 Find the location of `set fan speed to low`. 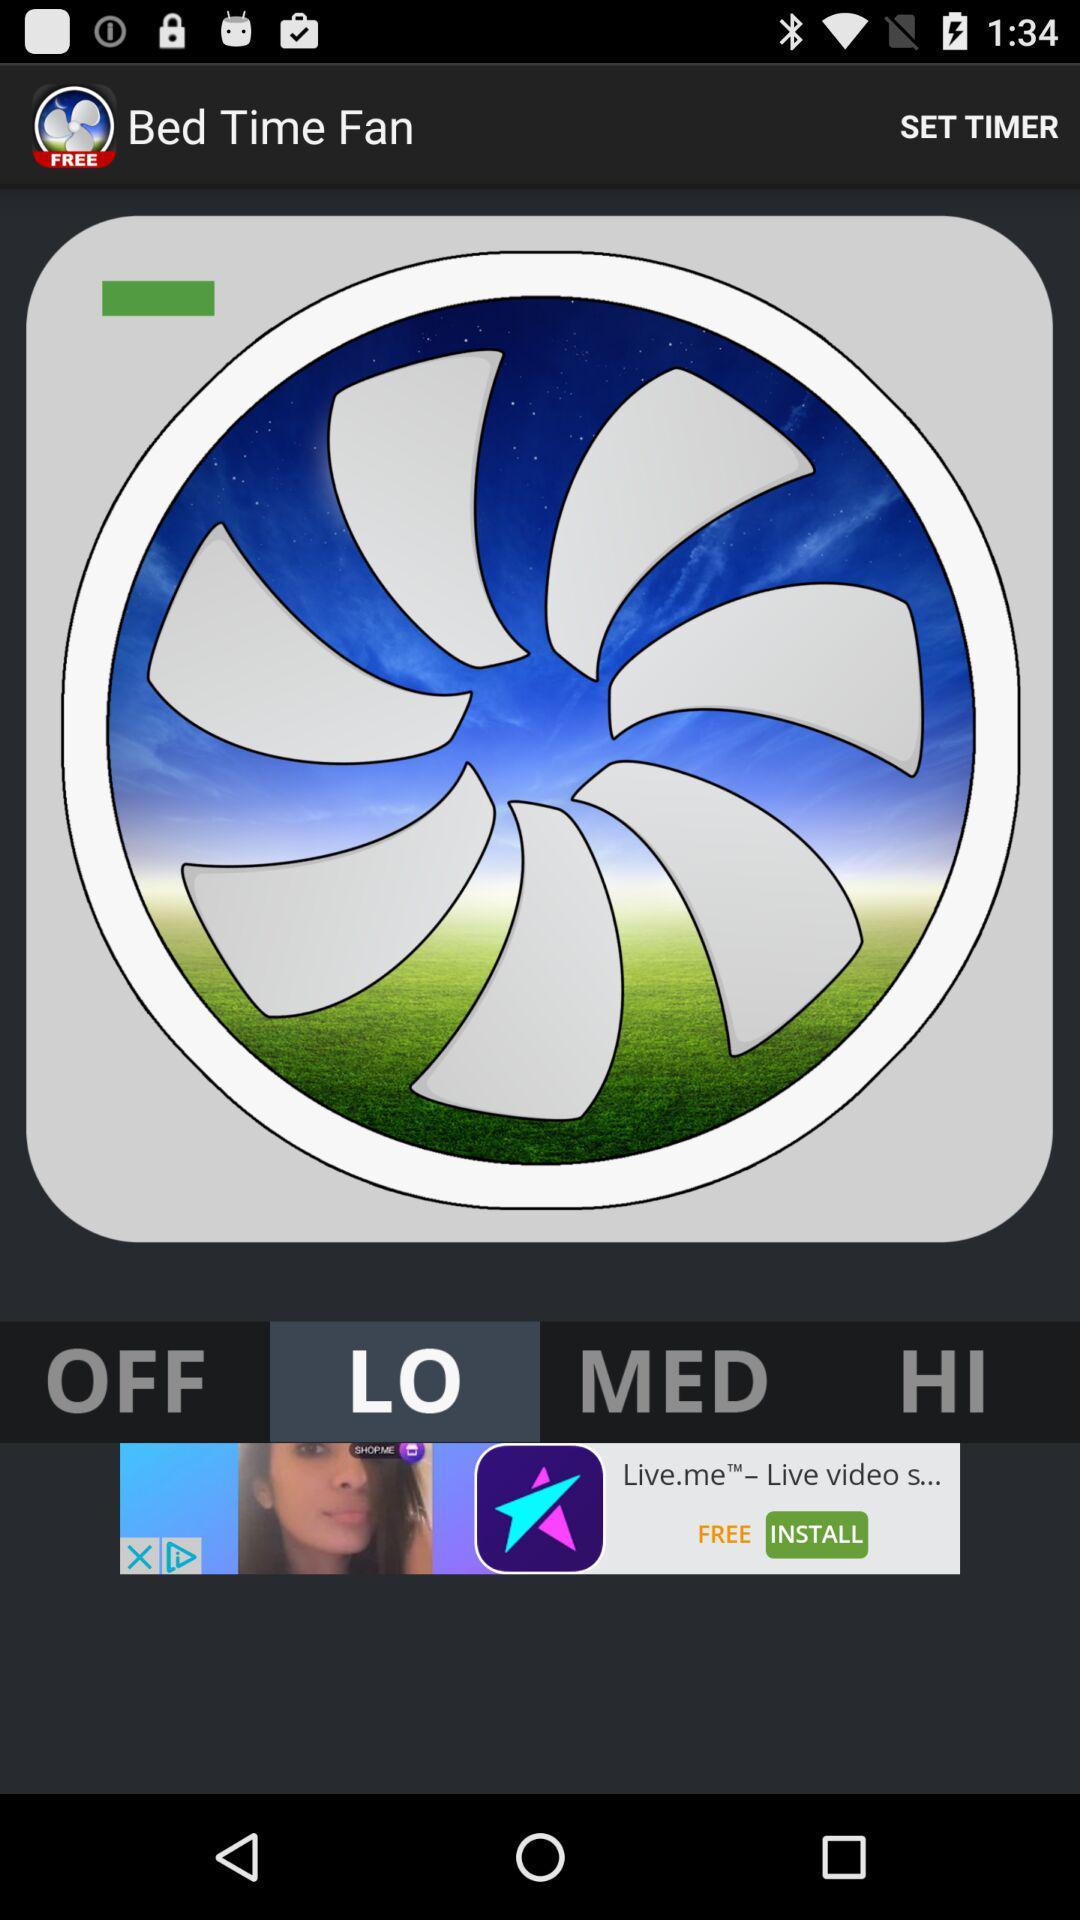

set fan speed to low is located at coordinates (405, 1381).